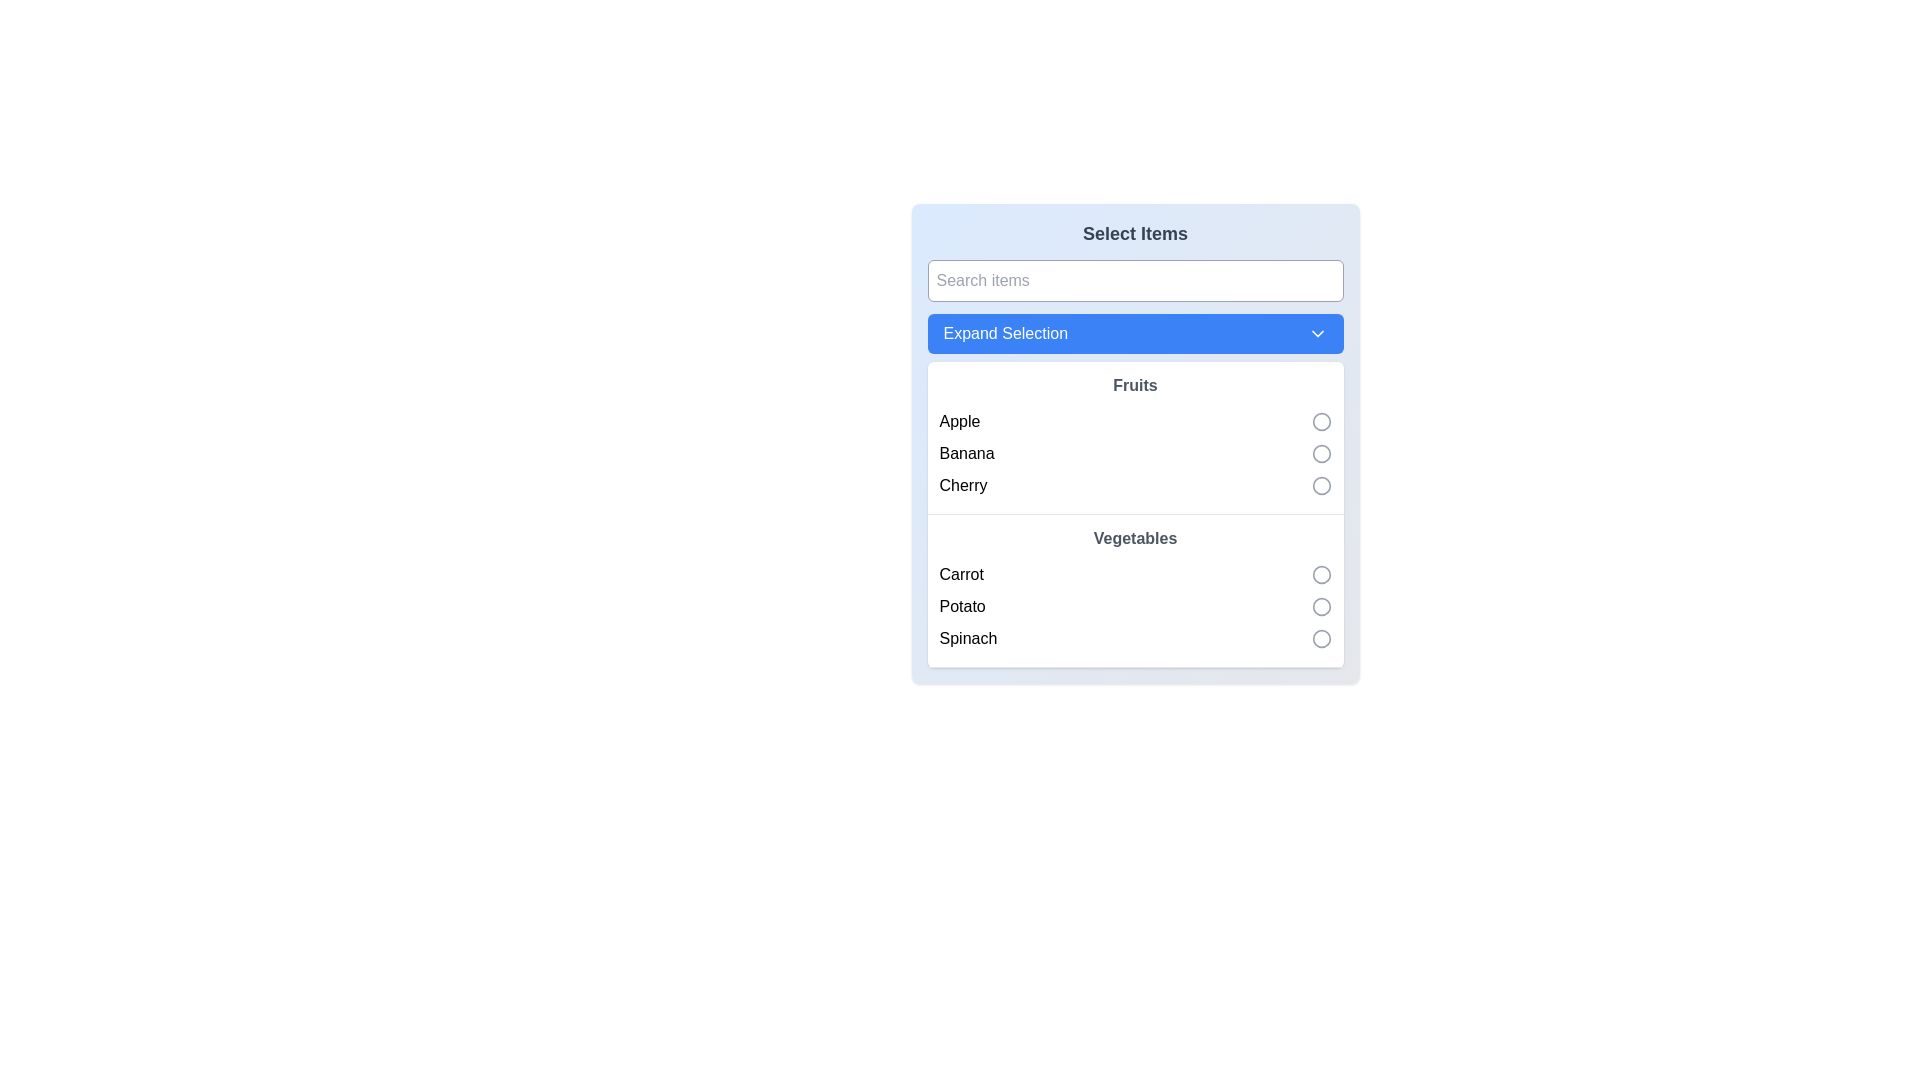  What do you see at coordinates (963, 486) in the screenshot?
I see `the text label displaying 'Cherry', which is the third item under the 'Fruits' category, positioned between 'Banana' and 'Vegetables'` at bounding box center [963, 486].